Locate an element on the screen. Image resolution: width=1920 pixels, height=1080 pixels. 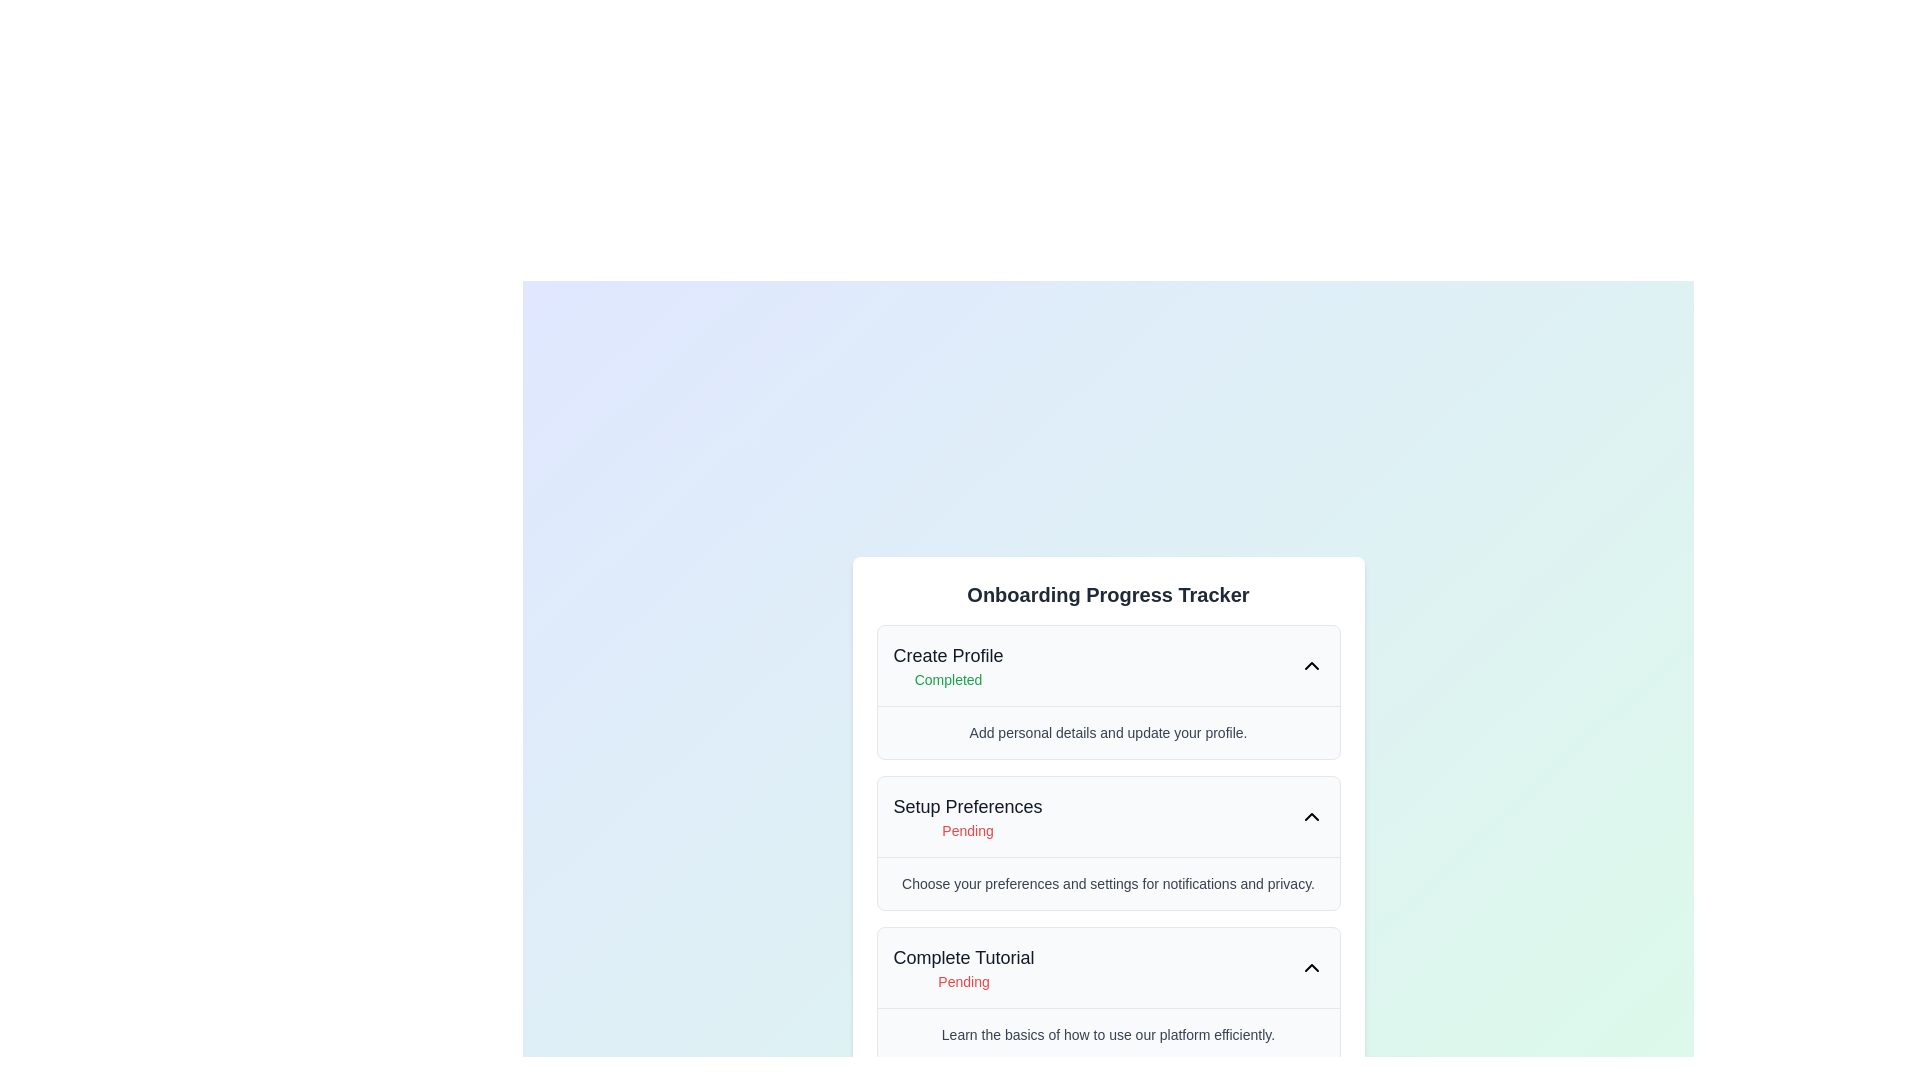
the status area of the 'Setup Preferences' task card, which is the second task item in the 'Onboarding Progress Tracker' interface, to initiate potential interactions is located at coordinates (1107, 843).